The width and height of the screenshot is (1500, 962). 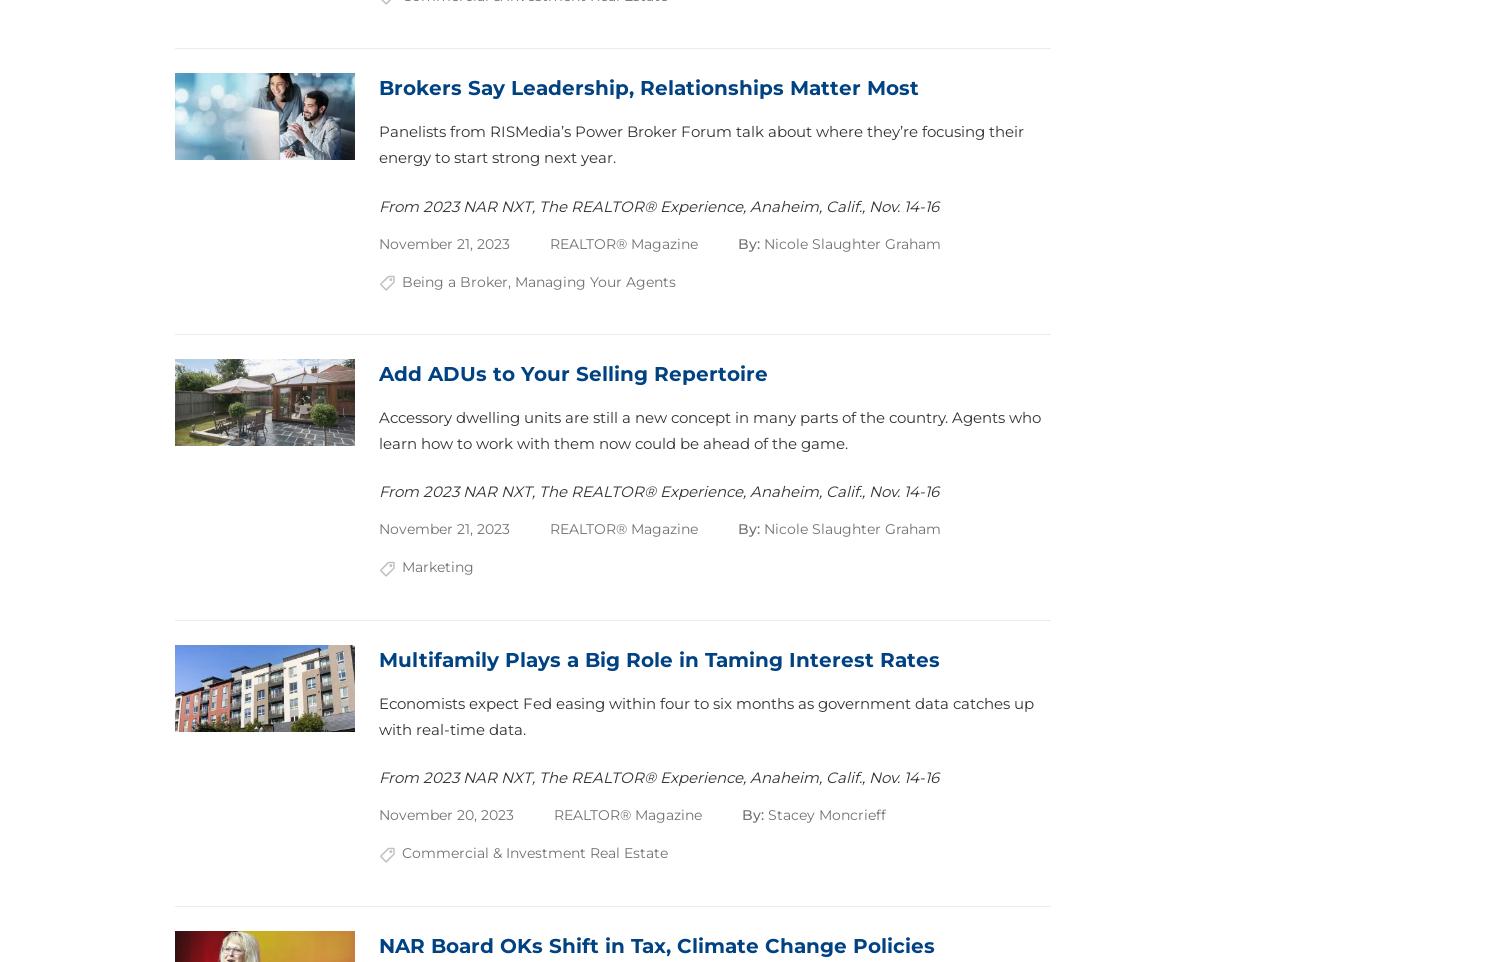 I want to click on 'Panelists from RISMedia’s Power Broker Forum talk about where they’re focusing their energy to start strong next year.', so click(x=379, y=143).